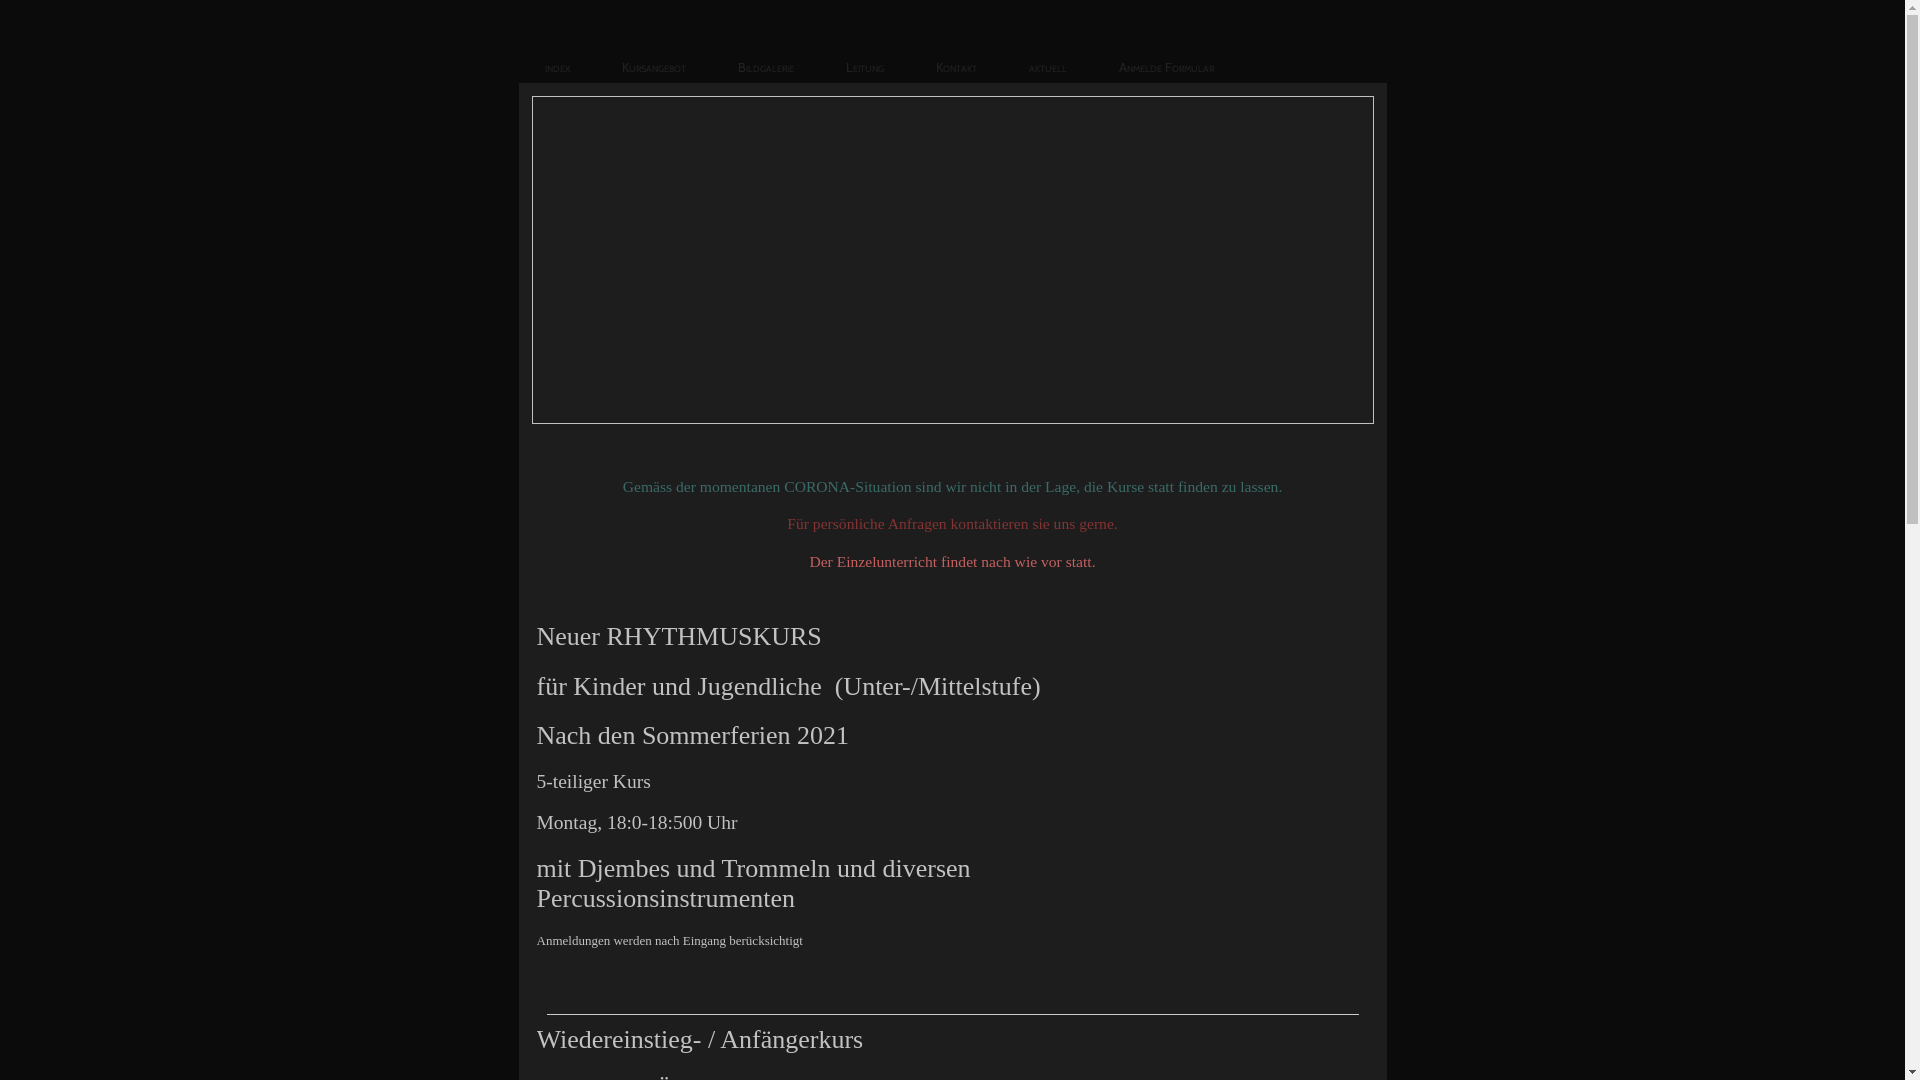  I want to click on 'Leitung', so click(864, 65).